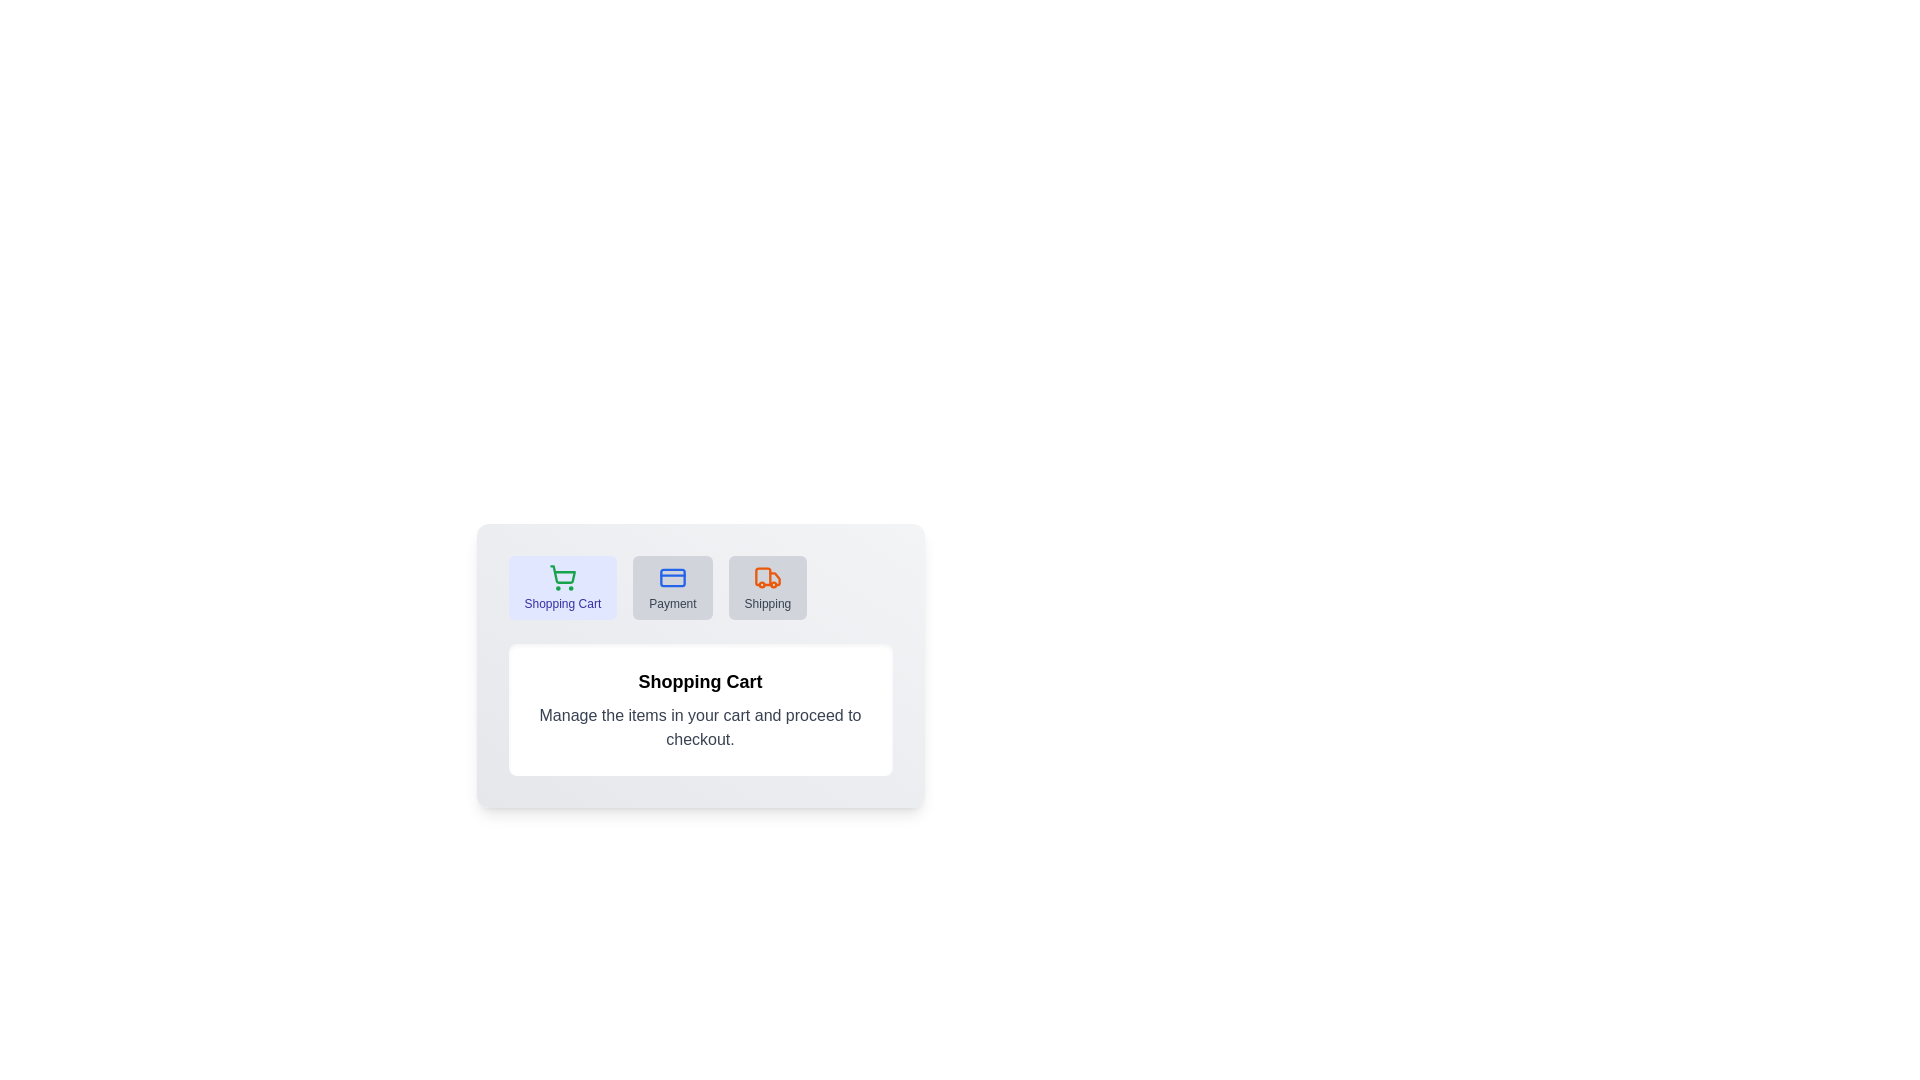 The image size is (1920, 1080). I want to click on the tab labeled Shopping Cart to switch to it, so click(561, 586).